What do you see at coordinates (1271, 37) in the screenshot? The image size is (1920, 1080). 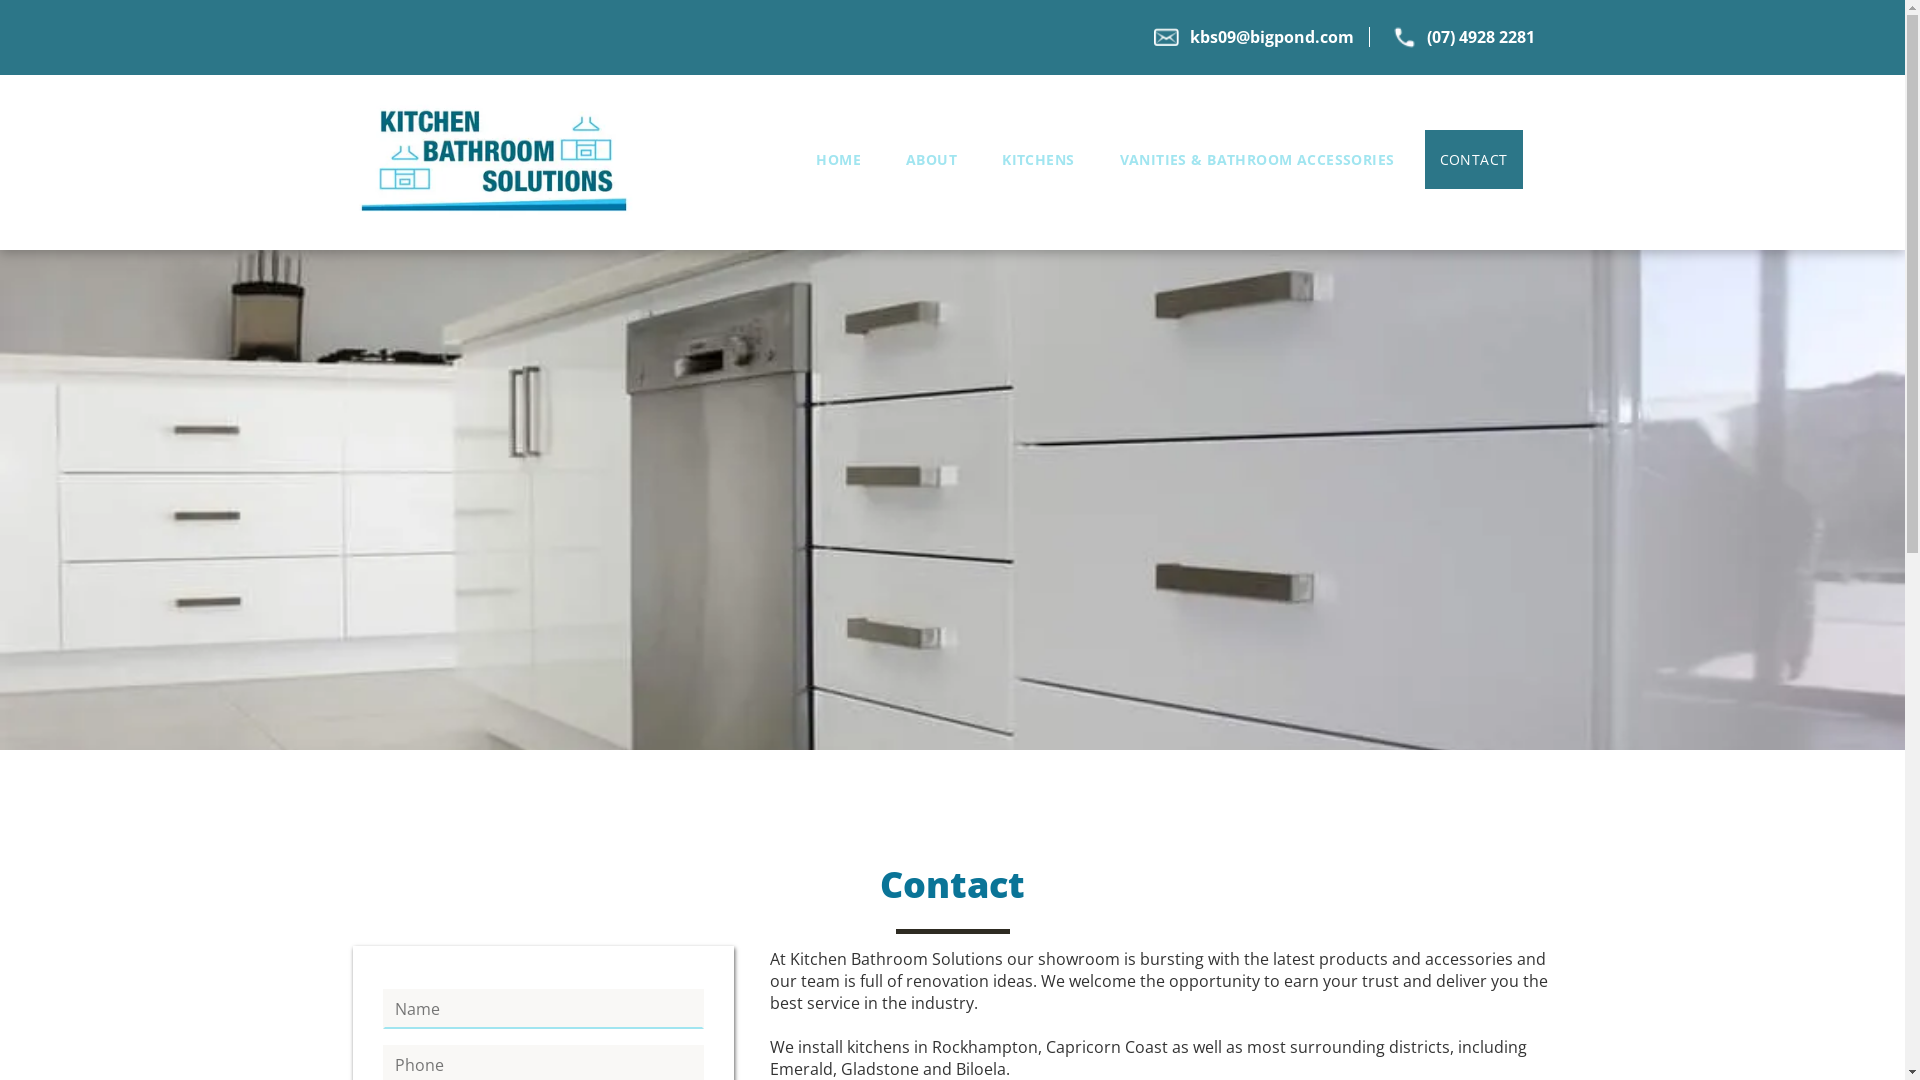 I see `'kbs09@bigpond.com'` at bounding box center [1271, 37].